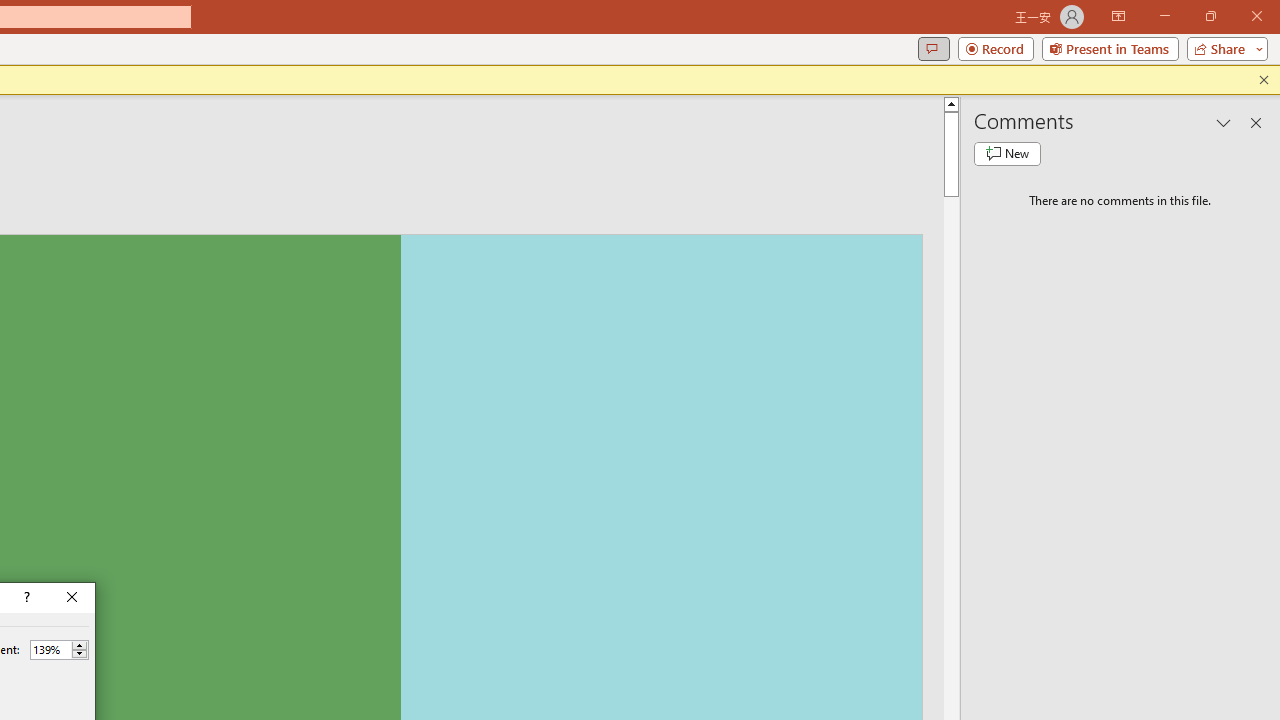 Image resolution: width=1280 pixels, height=720 pixels. What do you see at coordinates (79, 645) in the screenshot?
I see `'More'` at bounding box center [79, 645].